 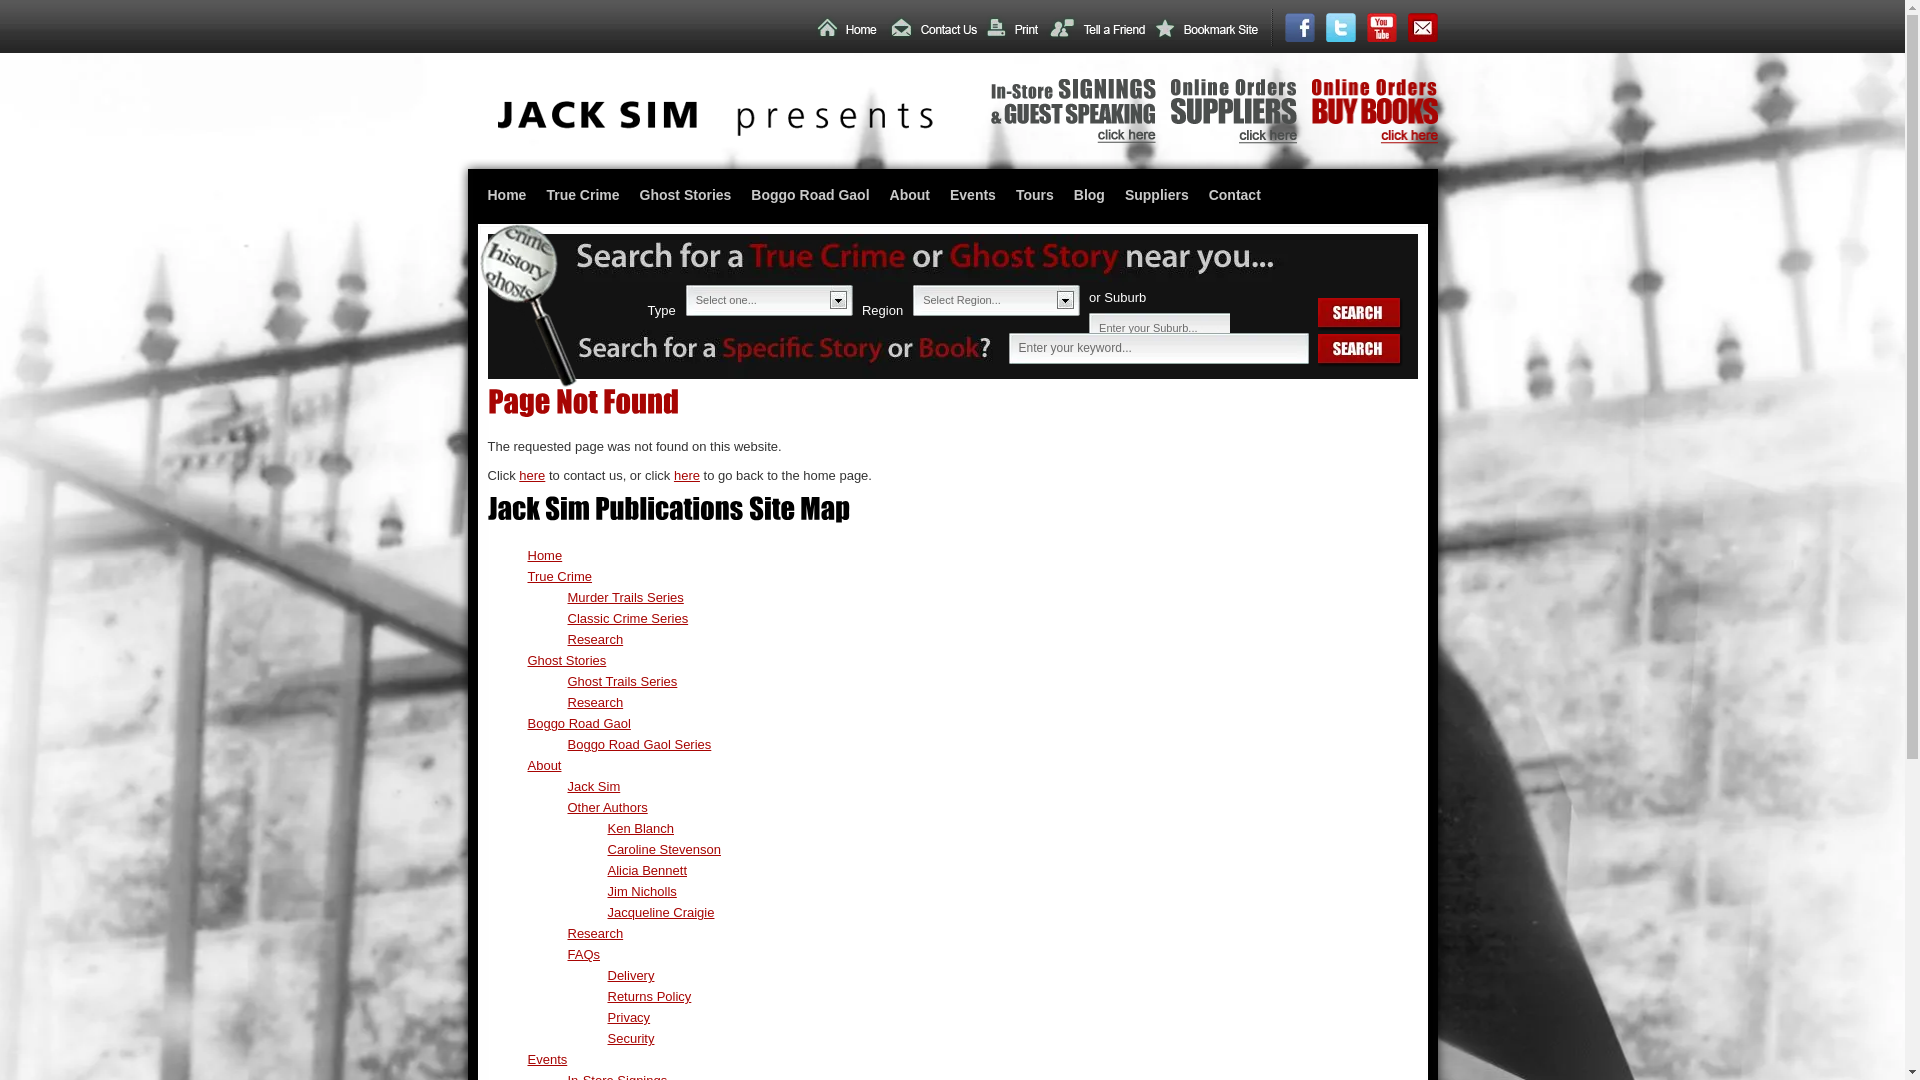 What do you see at coordinates (566, 785) in the screenshot?
I see `'Jack Sim'` at bounding box center [566, 785].